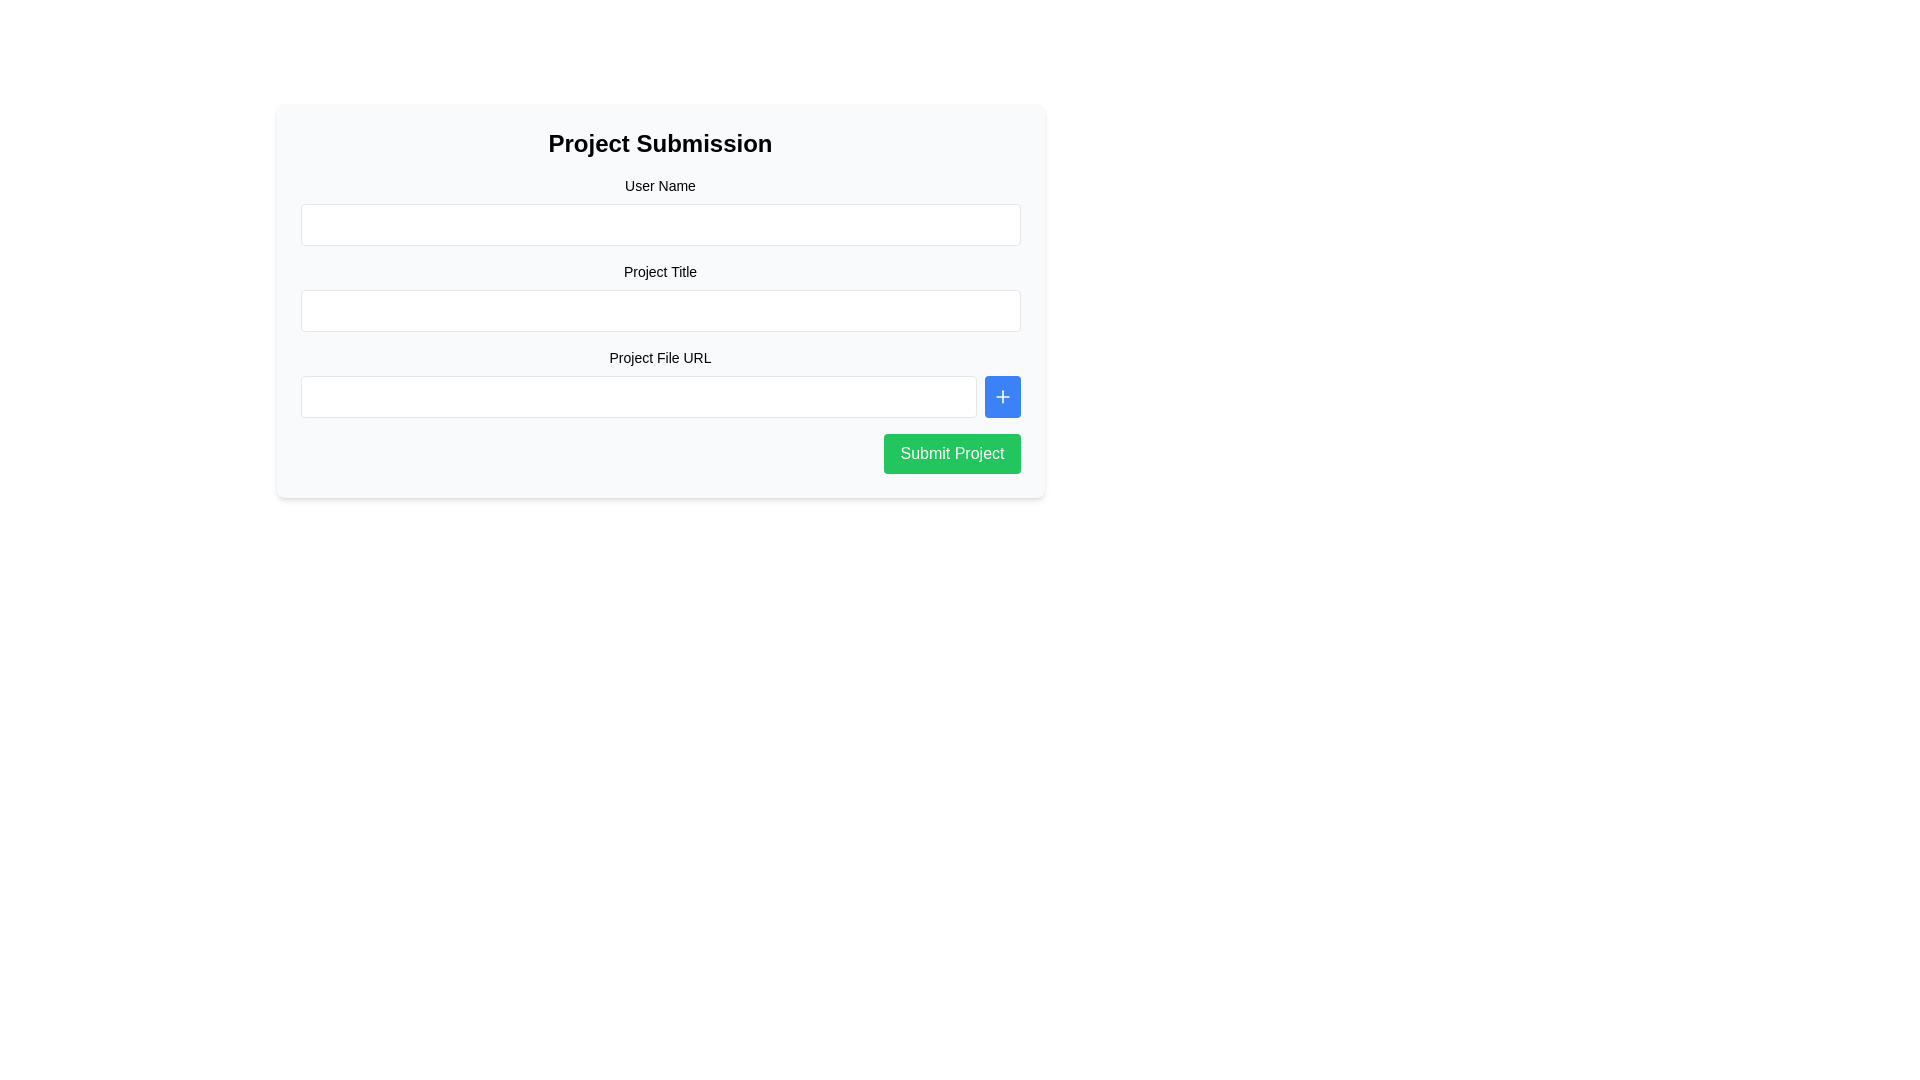 This screenshot has width=1920, height=1080. Describe the element at coordinates (660, 185) in the screenshot. I see `the text label that displays 'User Name', which is positioned above the input field in the top-left portion of the input form area` at that location.